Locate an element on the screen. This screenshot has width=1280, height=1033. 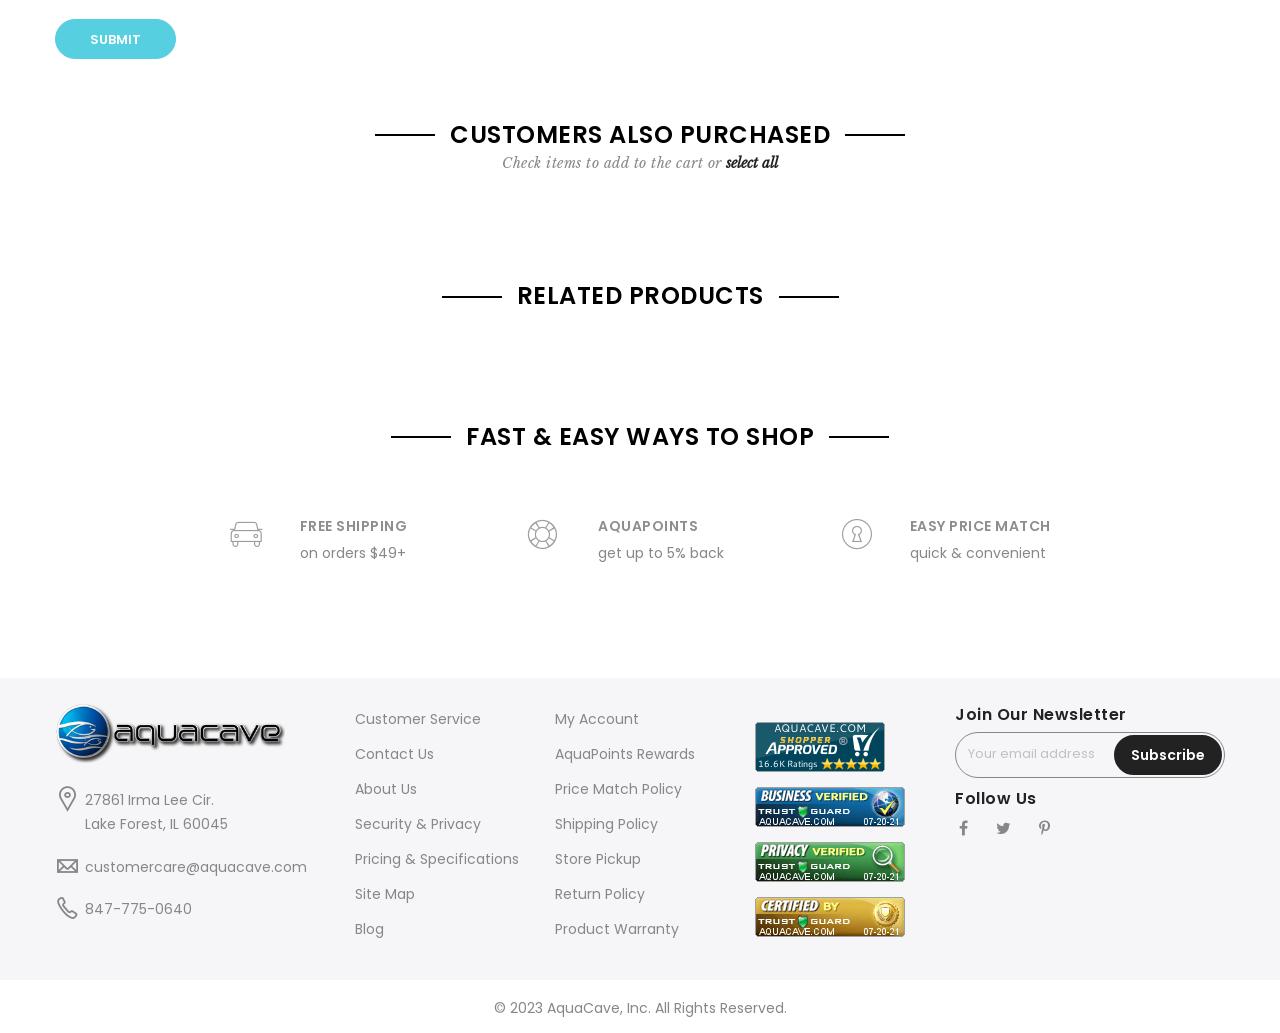
'EASY PRICE MATCH' is located at coordinates (979, 525).